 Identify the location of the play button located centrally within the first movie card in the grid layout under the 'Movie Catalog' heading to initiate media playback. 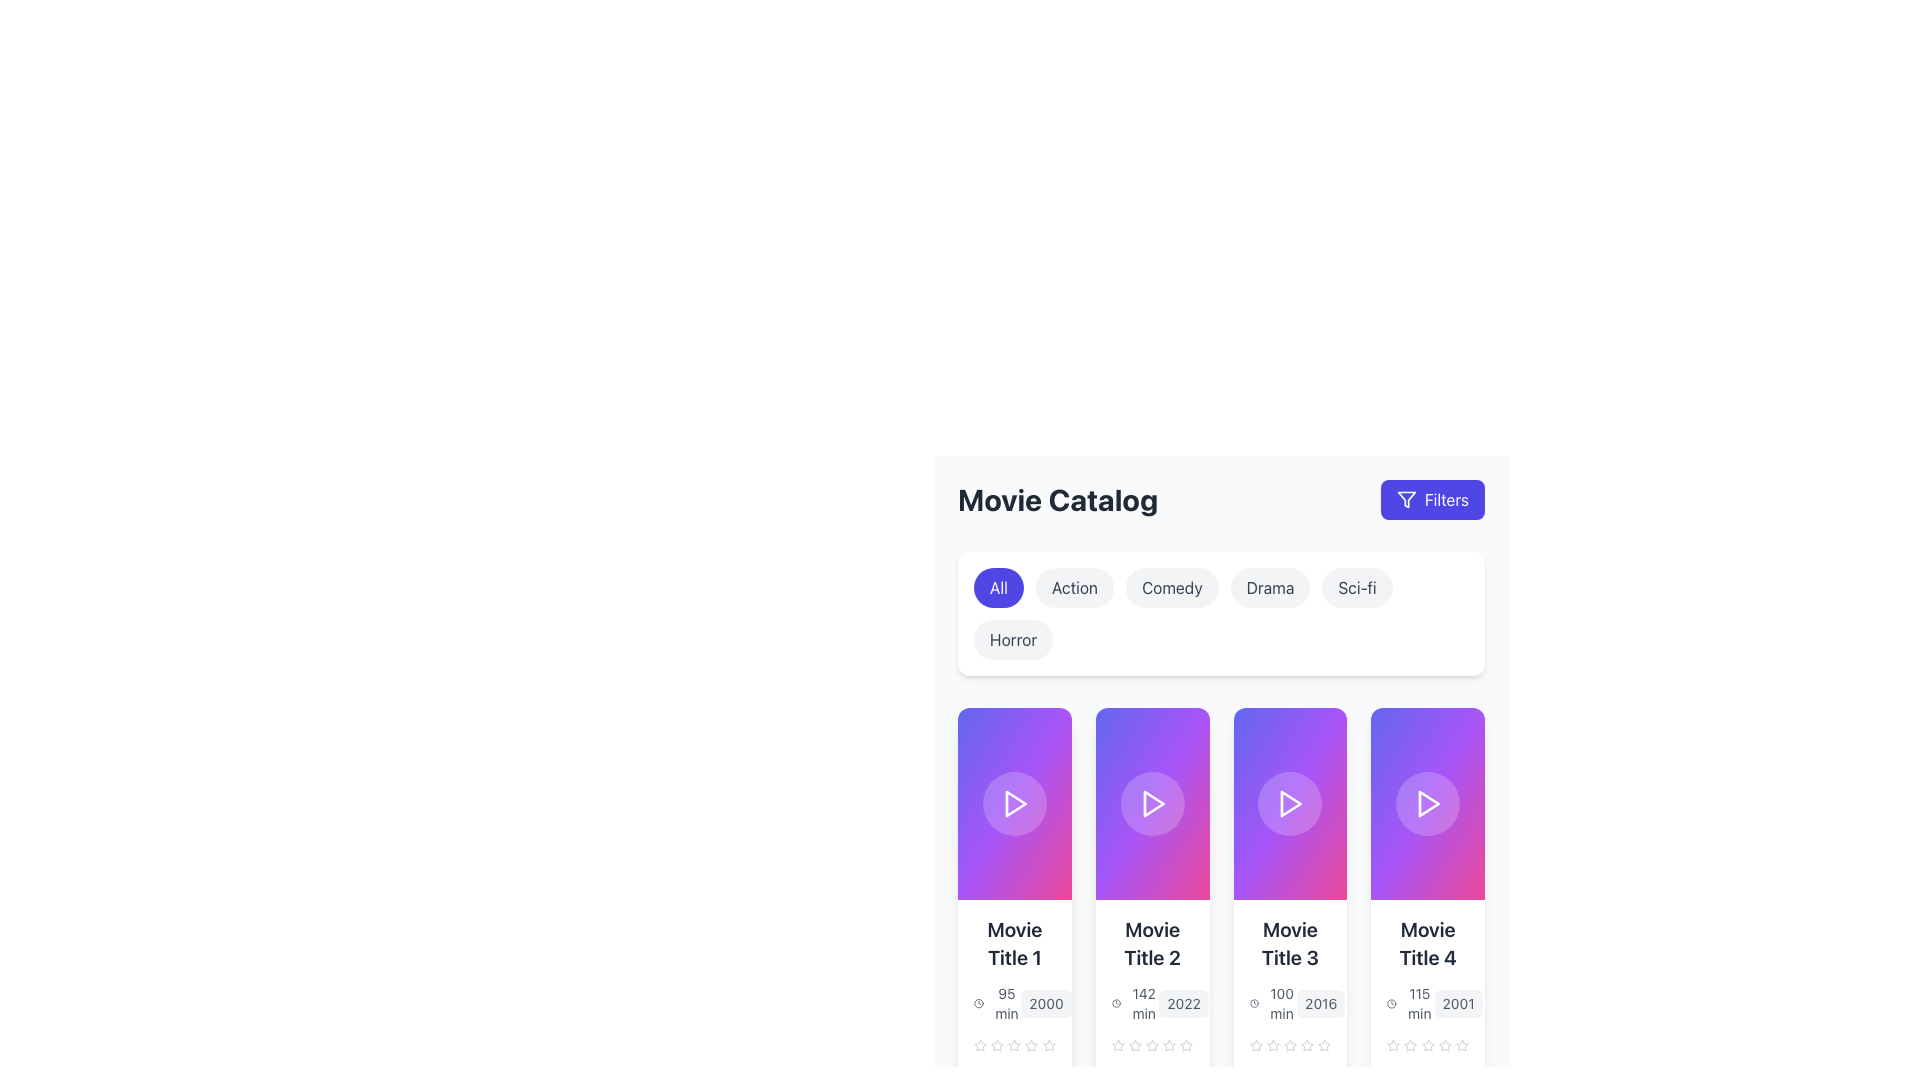
(1014, 802).